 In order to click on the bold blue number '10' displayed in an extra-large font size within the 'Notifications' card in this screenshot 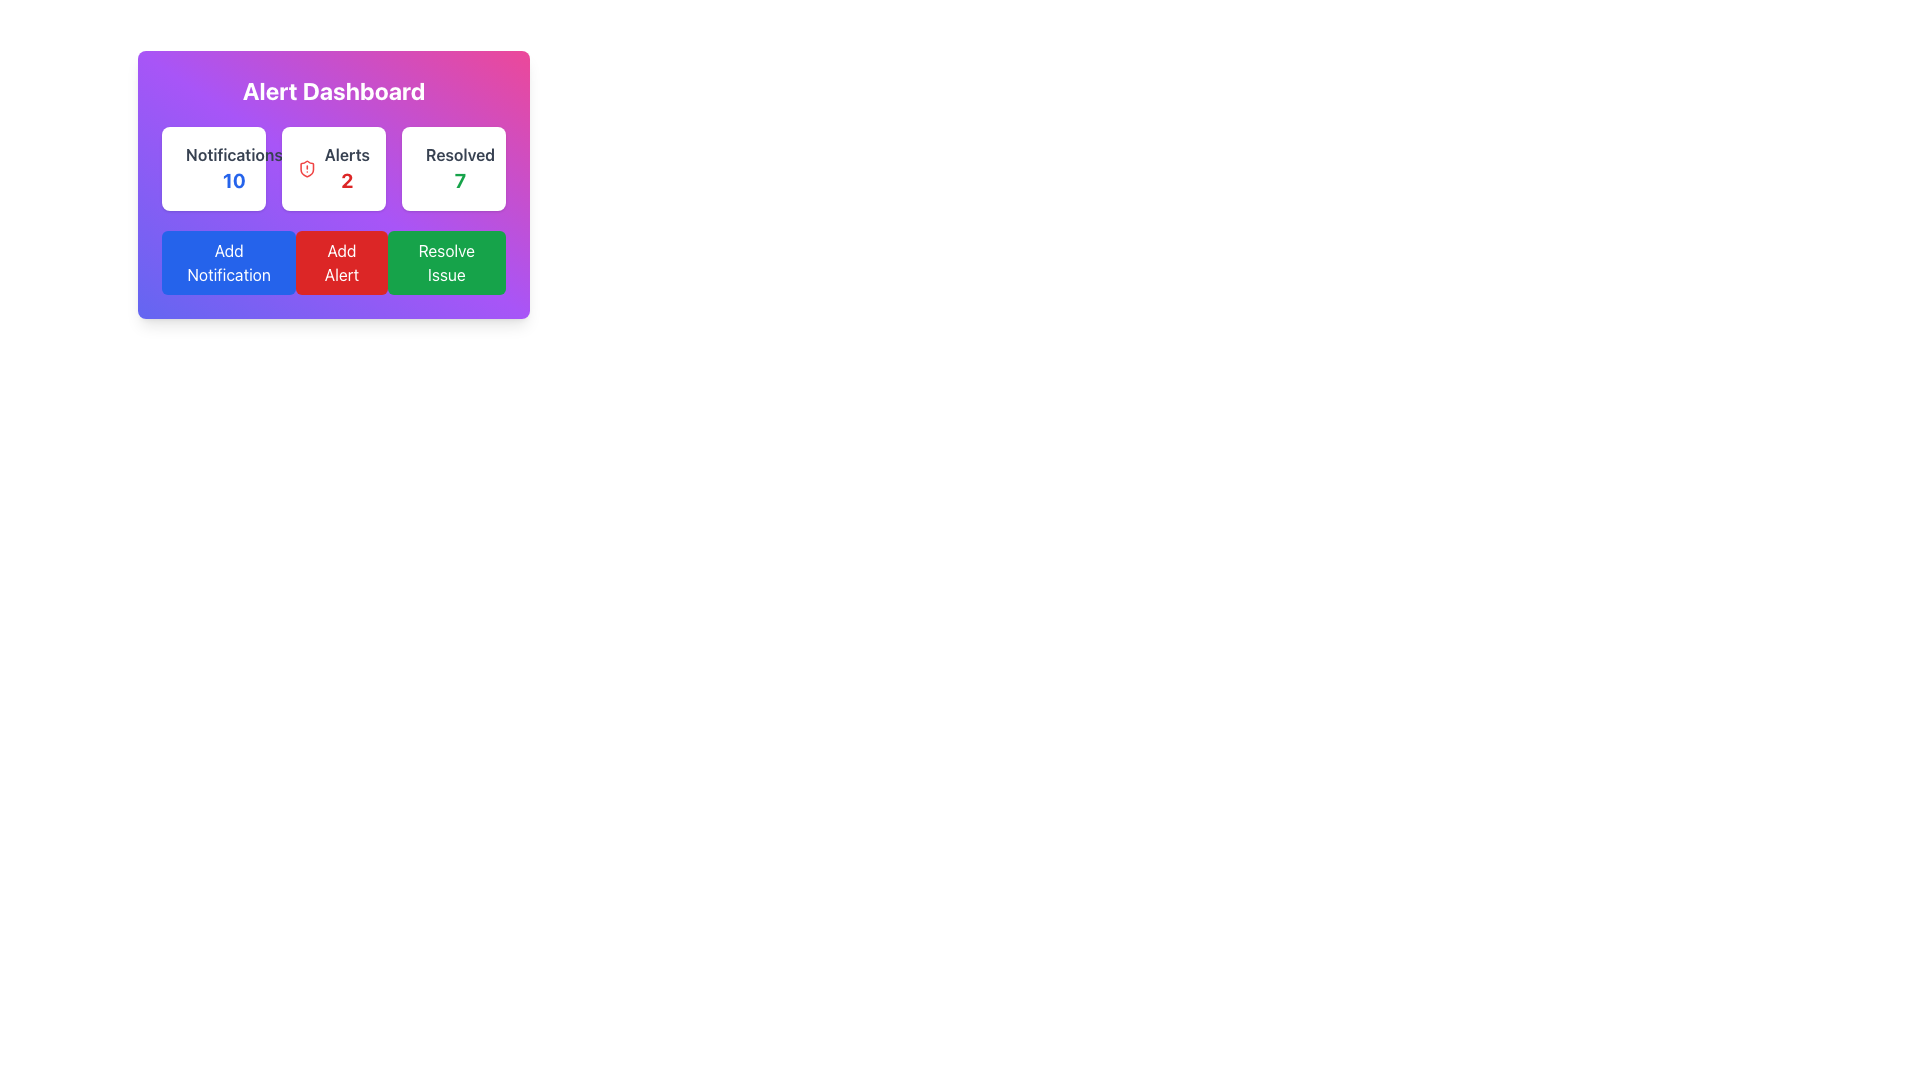, I will do `click(234, 181)`.